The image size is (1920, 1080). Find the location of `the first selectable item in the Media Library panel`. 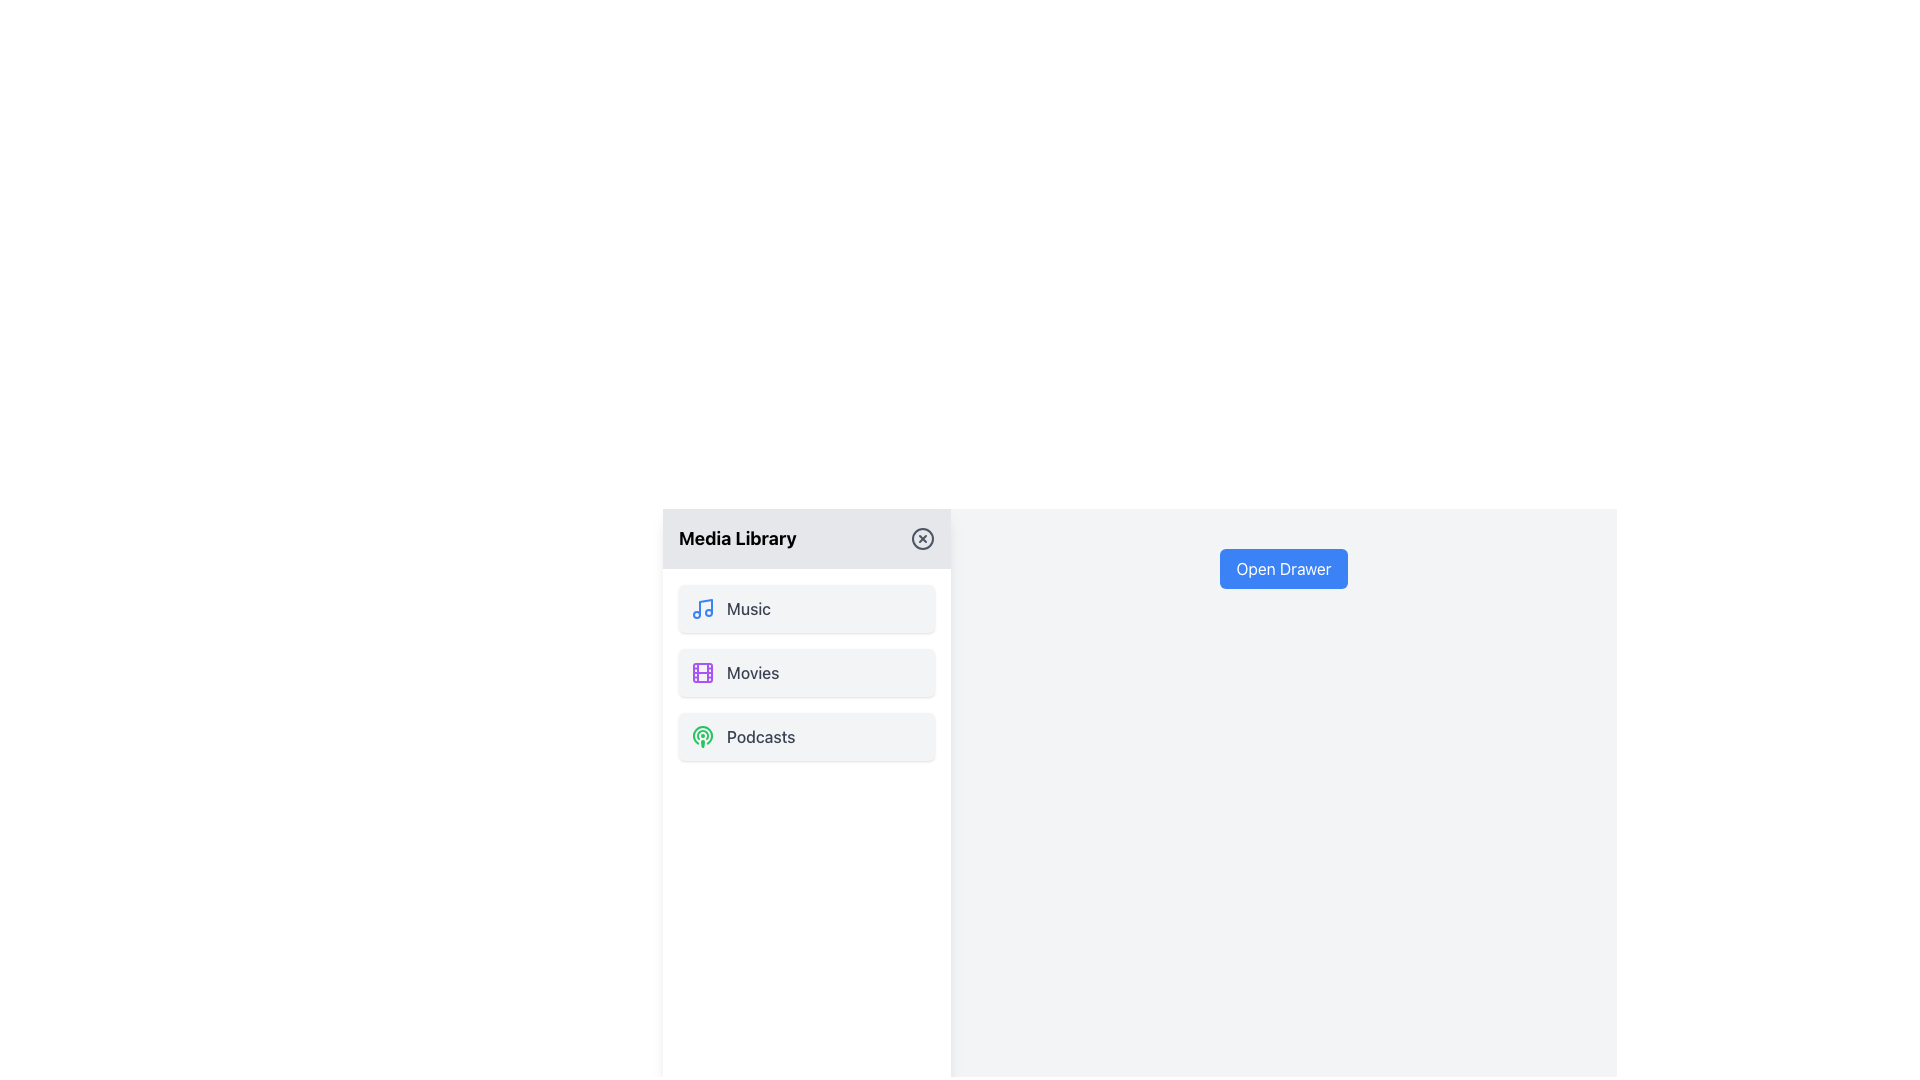

the first selectable item in the Media Library panel is located at coordinates (806, 608).